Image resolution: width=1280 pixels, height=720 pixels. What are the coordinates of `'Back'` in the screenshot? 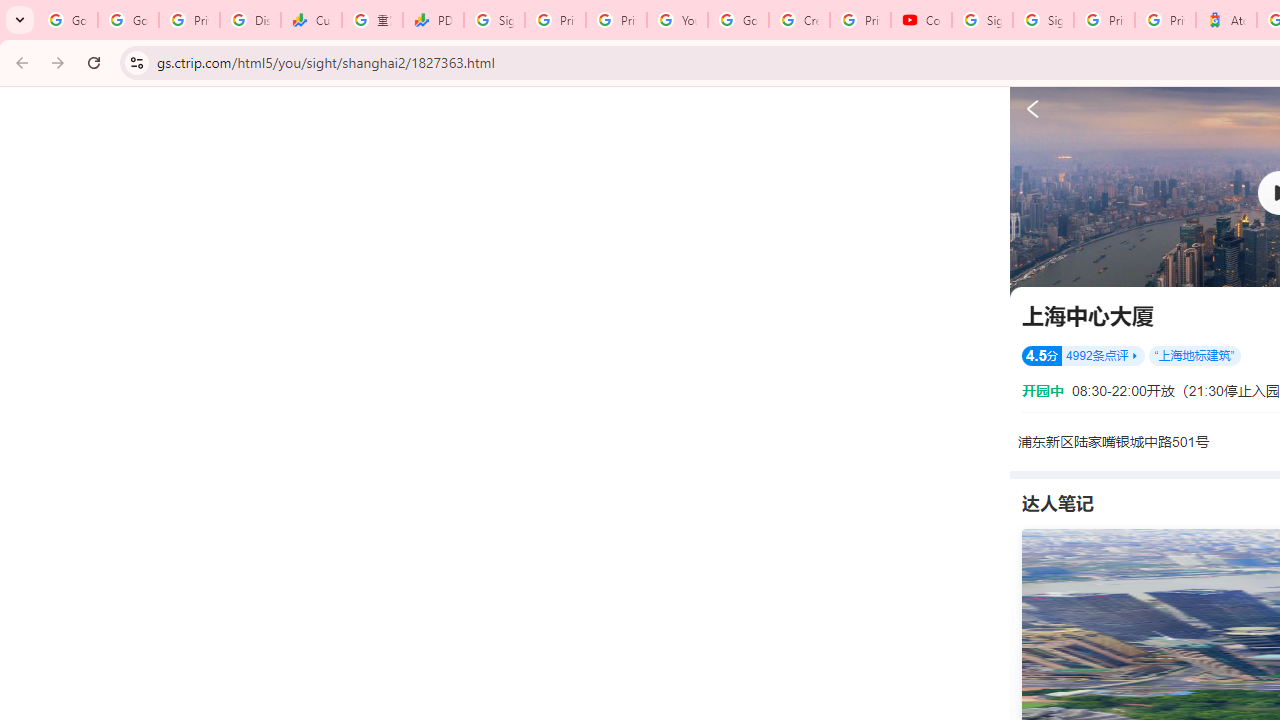 It's located at (19, 61).